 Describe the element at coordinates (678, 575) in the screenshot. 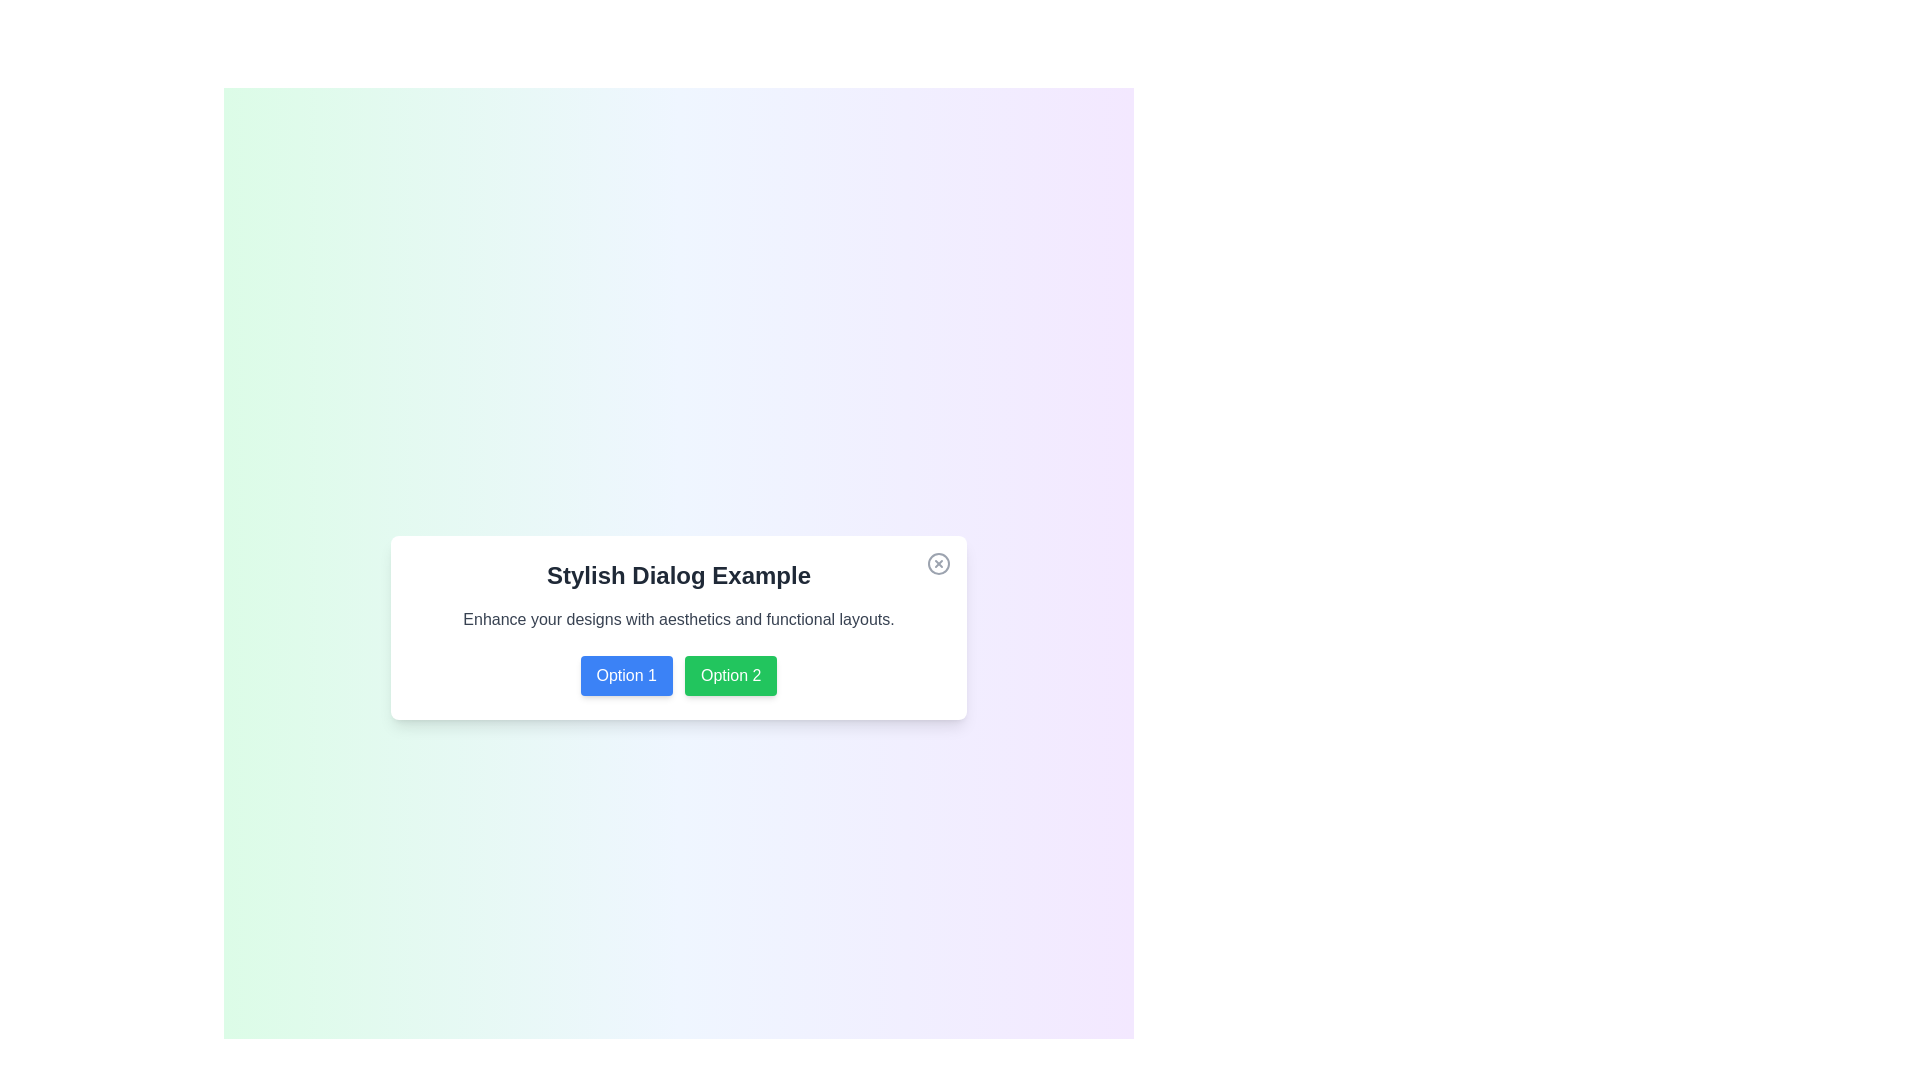

I see `the title 'Stylish Dialog Example' to read its content` at that location.